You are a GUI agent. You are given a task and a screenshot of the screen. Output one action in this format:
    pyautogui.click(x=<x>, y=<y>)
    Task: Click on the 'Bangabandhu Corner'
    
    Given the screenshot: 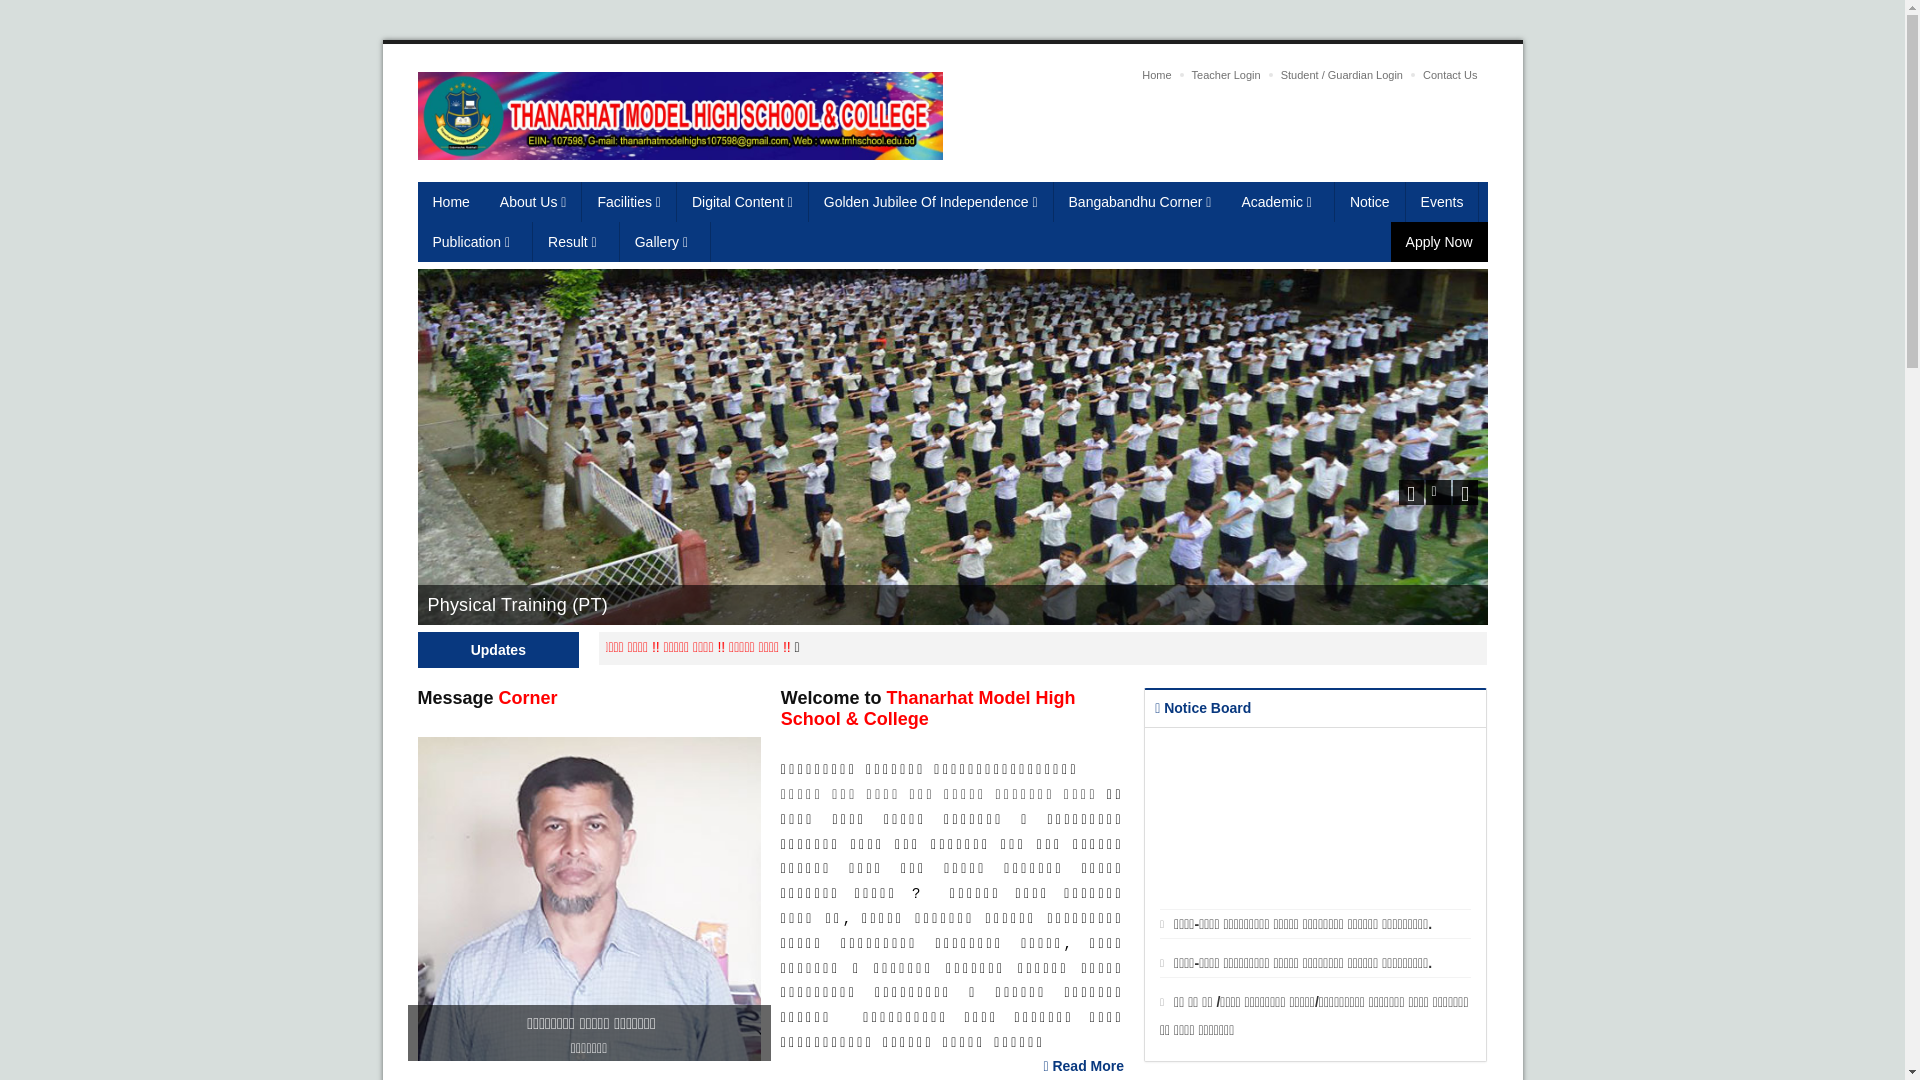 What is the action you would take?
    pyautogui.click(x=1140, y=201)
    